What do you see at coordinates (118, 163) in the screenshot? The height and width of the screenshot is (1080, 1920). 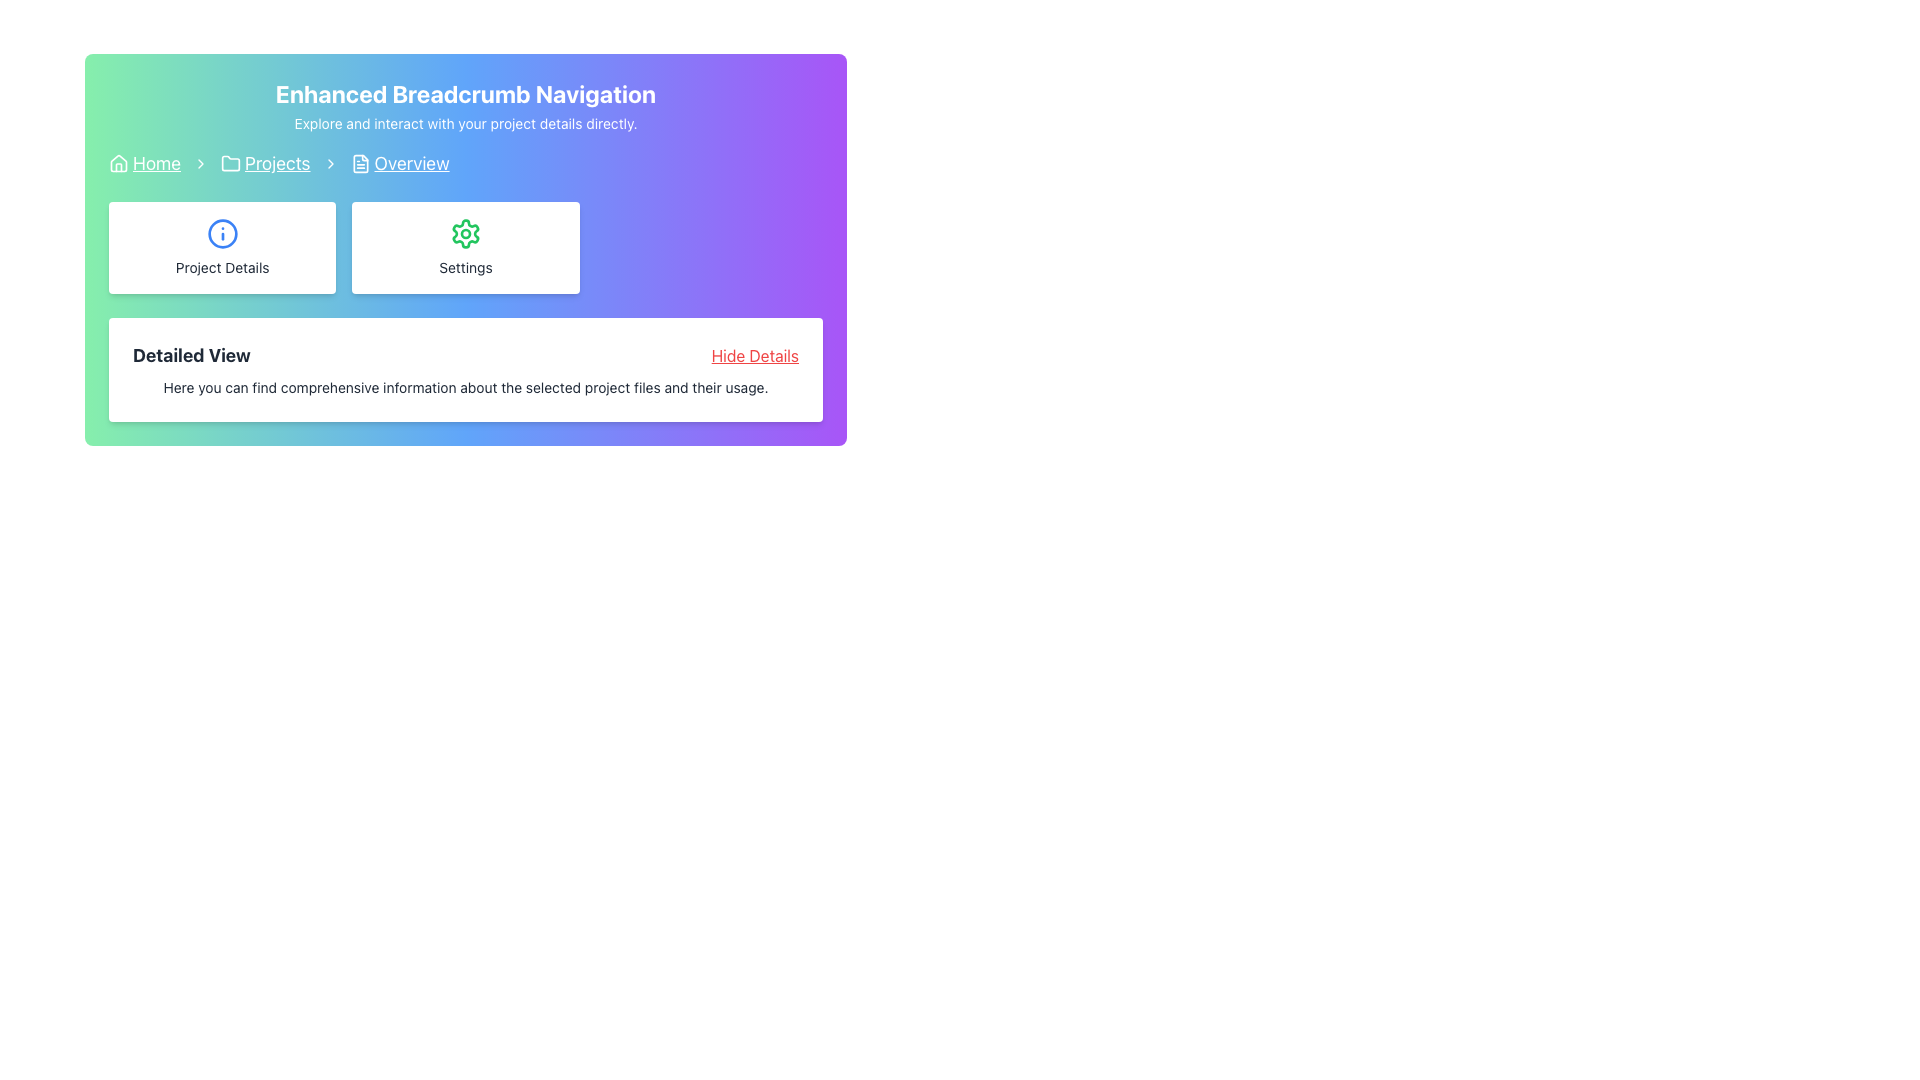 I see `the 'Home' icon in the breadcrumb navigation bar` at bounding box center [118, 163].